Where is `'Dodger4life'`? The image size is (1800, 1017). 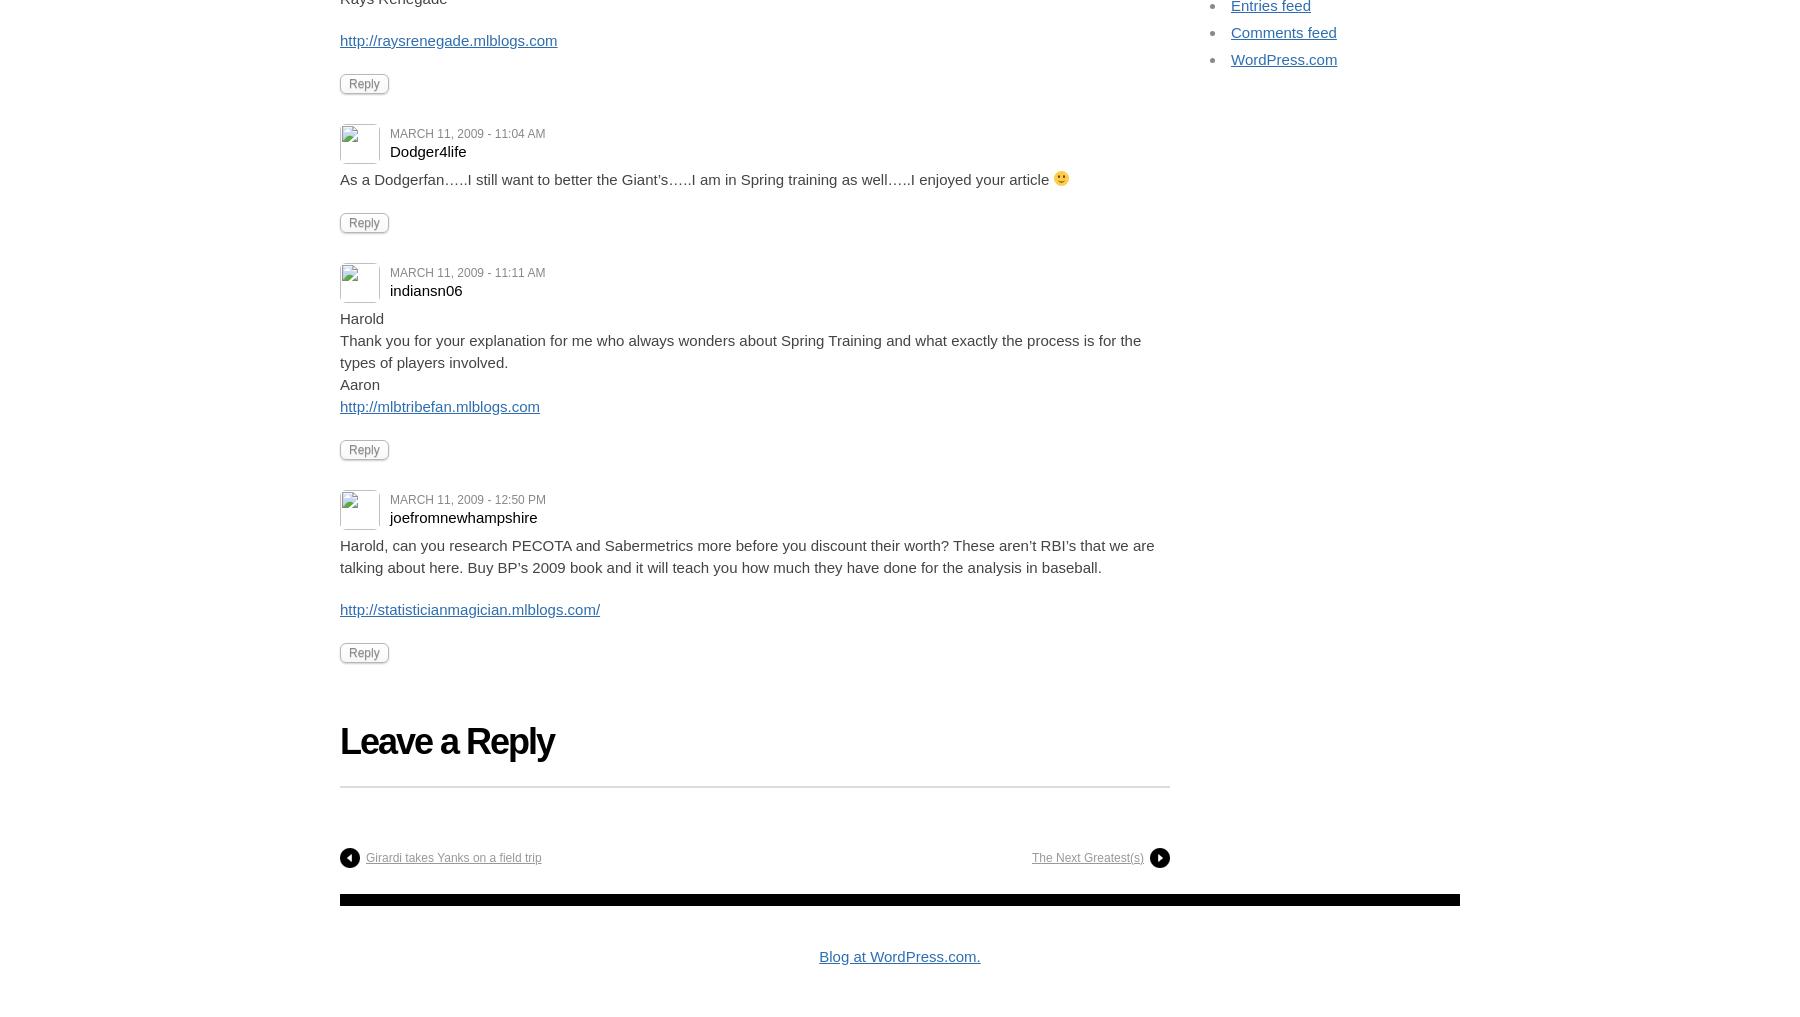
'Dodger4life' is located at coordinates (428, 149).